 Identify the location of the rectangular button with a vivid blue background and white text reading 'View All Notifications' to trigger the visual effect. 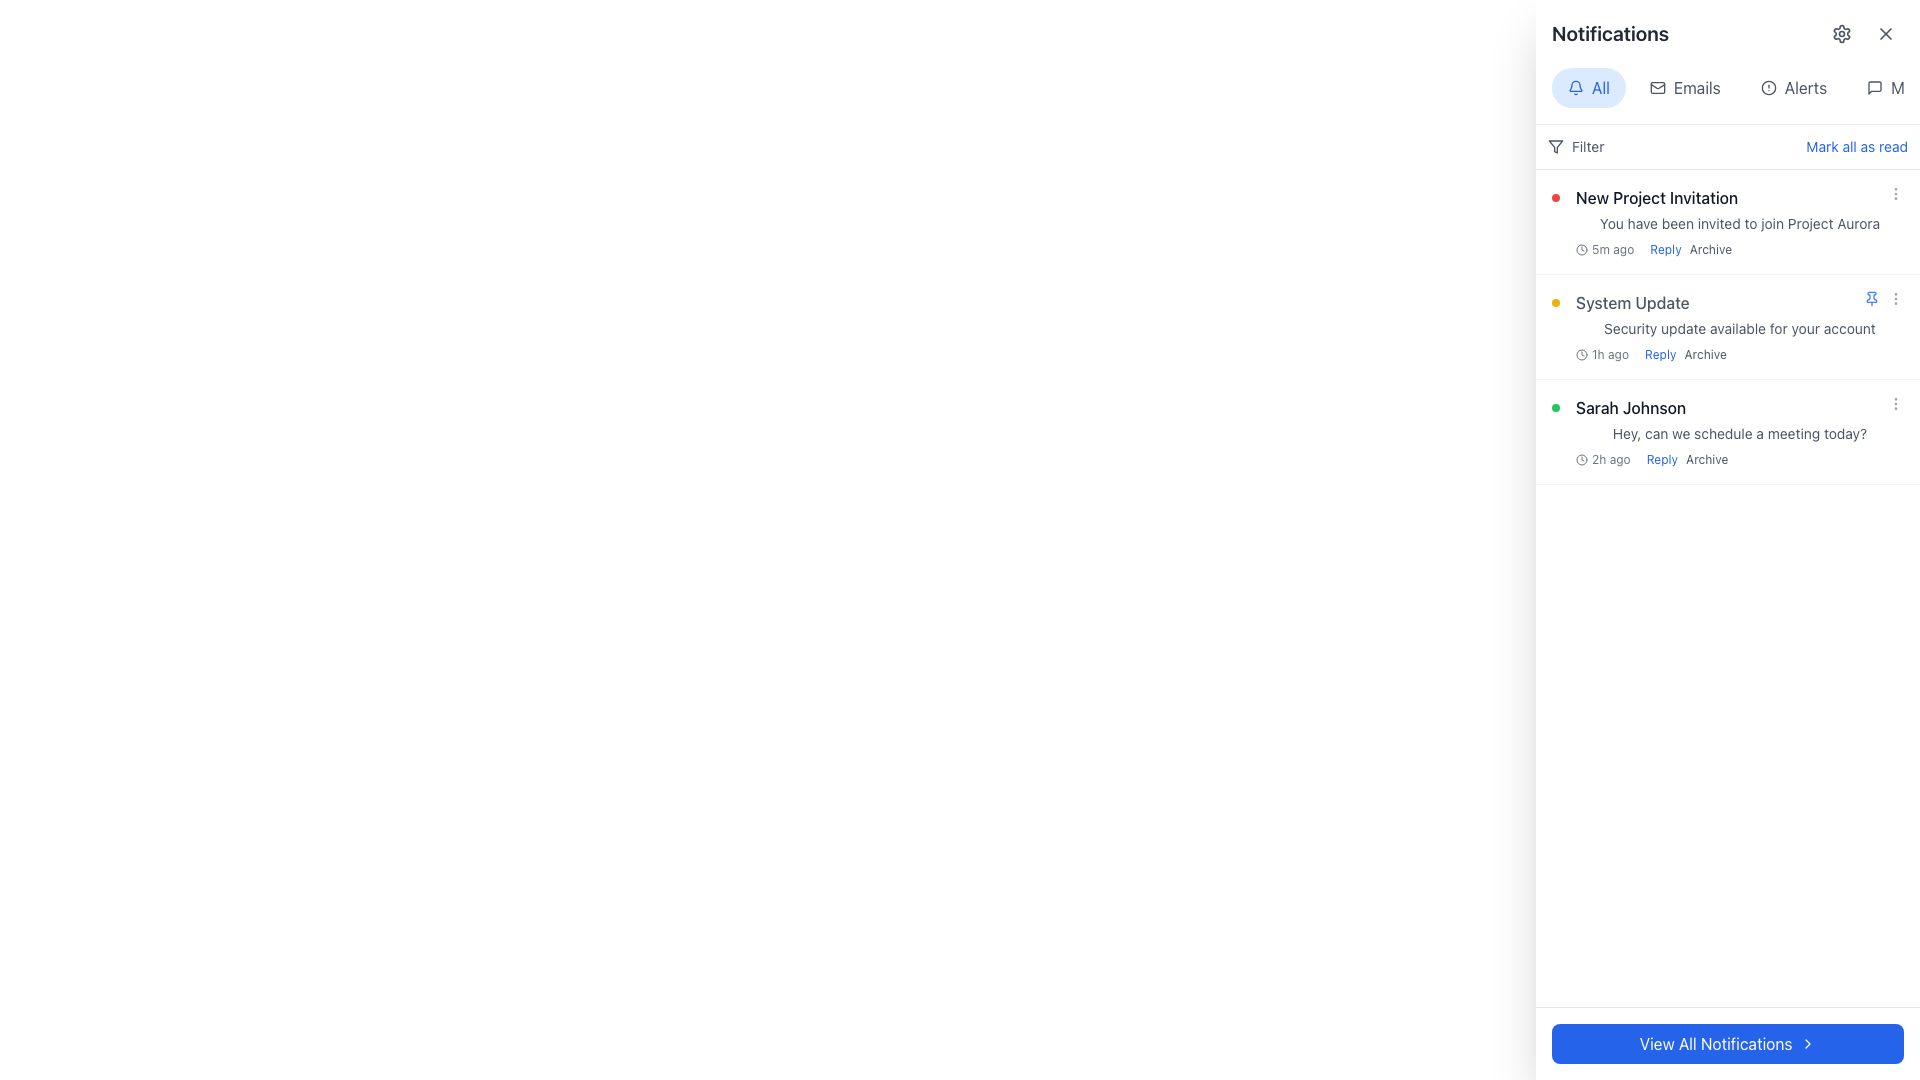
(1727, 1043).